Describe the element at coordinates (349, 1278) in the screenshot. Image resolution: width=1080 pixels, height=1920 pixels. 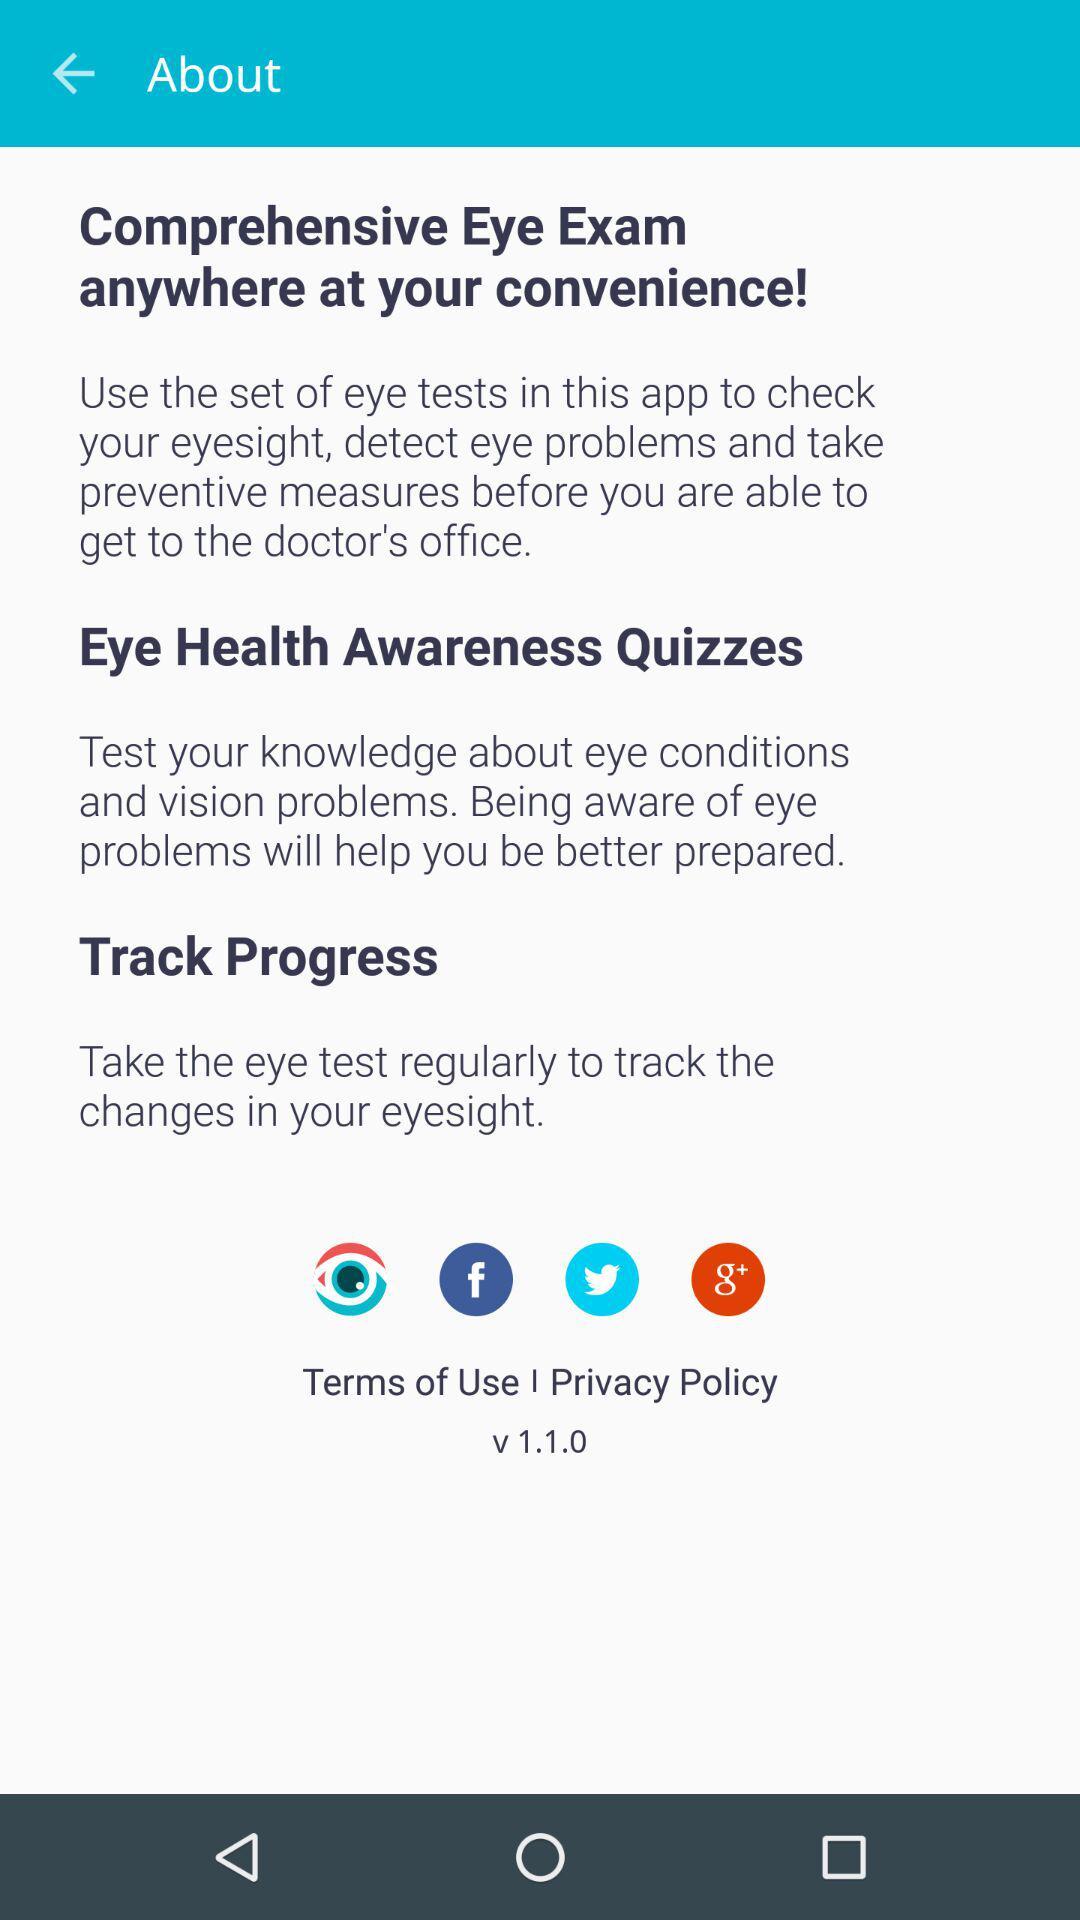
I see `item below the take the eye icon` at that location.